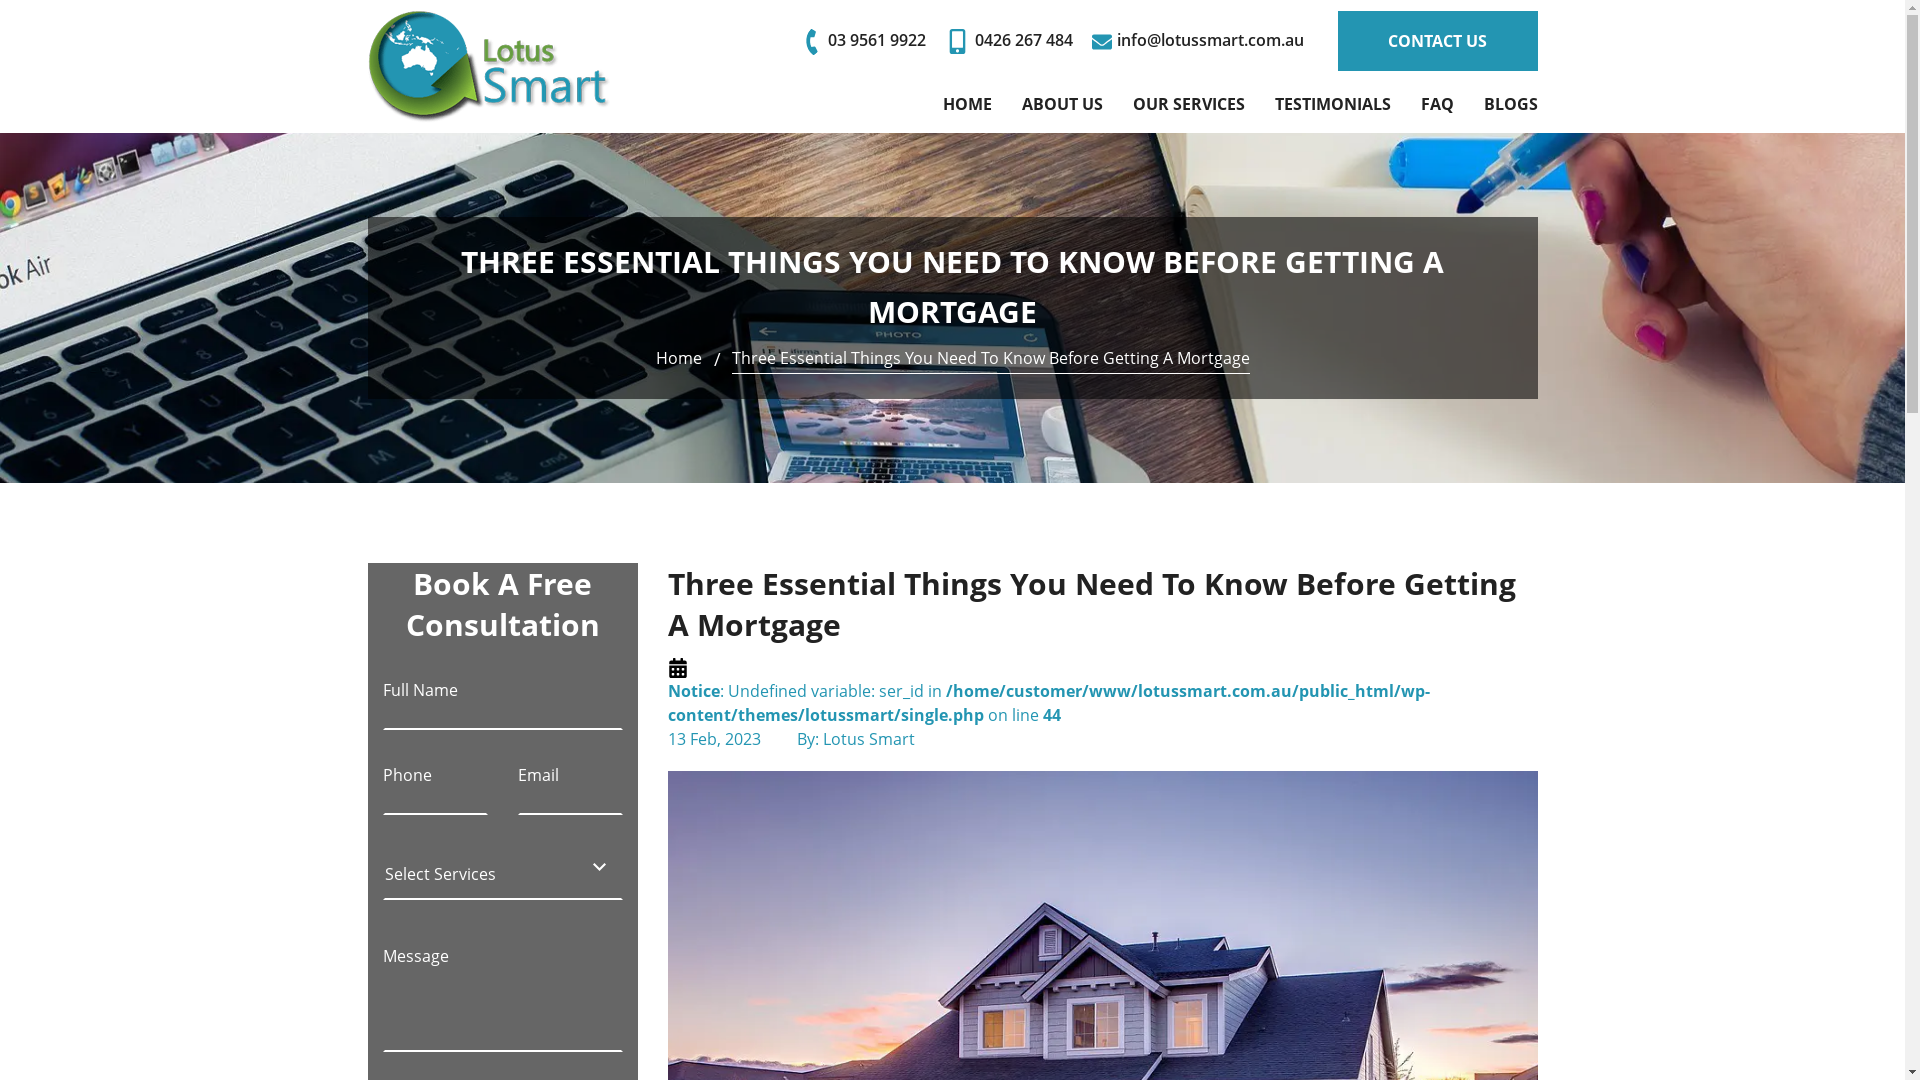 This screenshot has height=1080, width=1920. I want to click on 'TESTIMONIALS', so click(1332, 104).